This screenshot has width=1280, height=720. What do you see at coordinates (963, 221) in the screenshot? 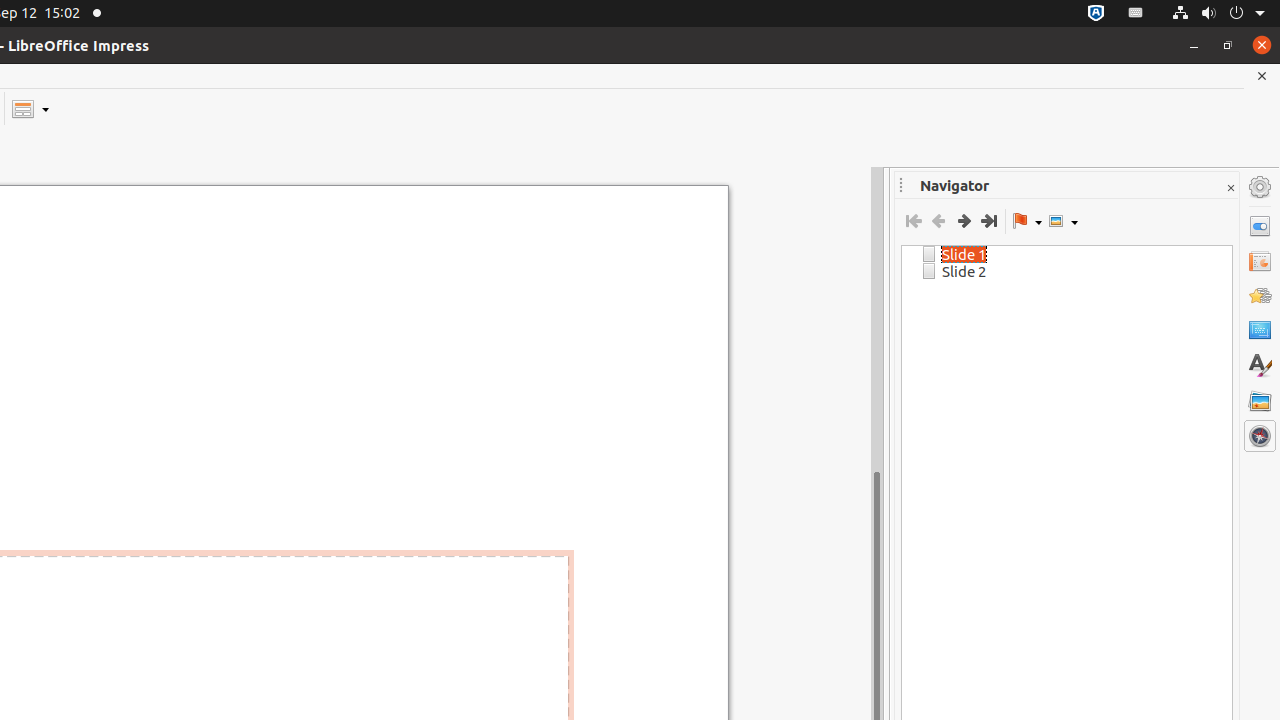
I see `'Next Slide'` at bounding box center [963, 221].